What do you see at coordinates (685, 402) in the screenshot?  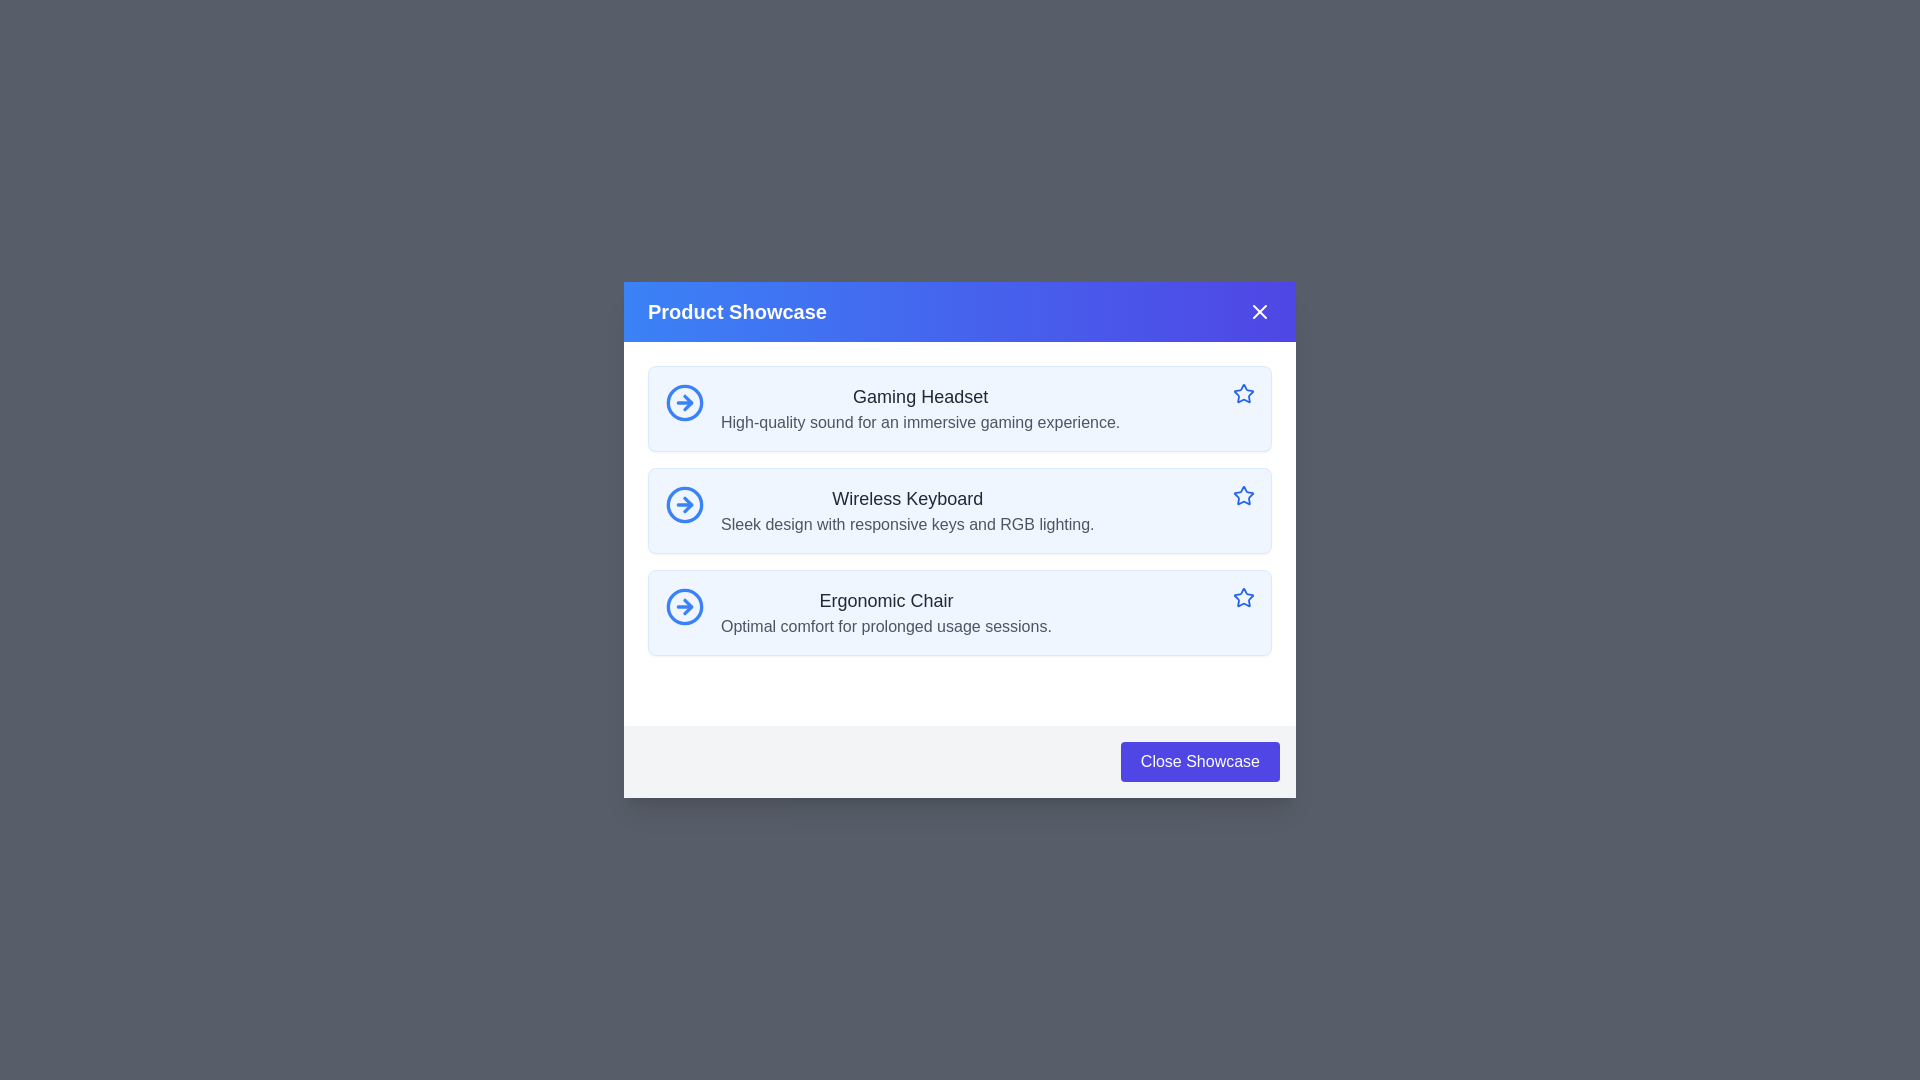 I see `keyboard navigation` at bounding box center [685, 402].